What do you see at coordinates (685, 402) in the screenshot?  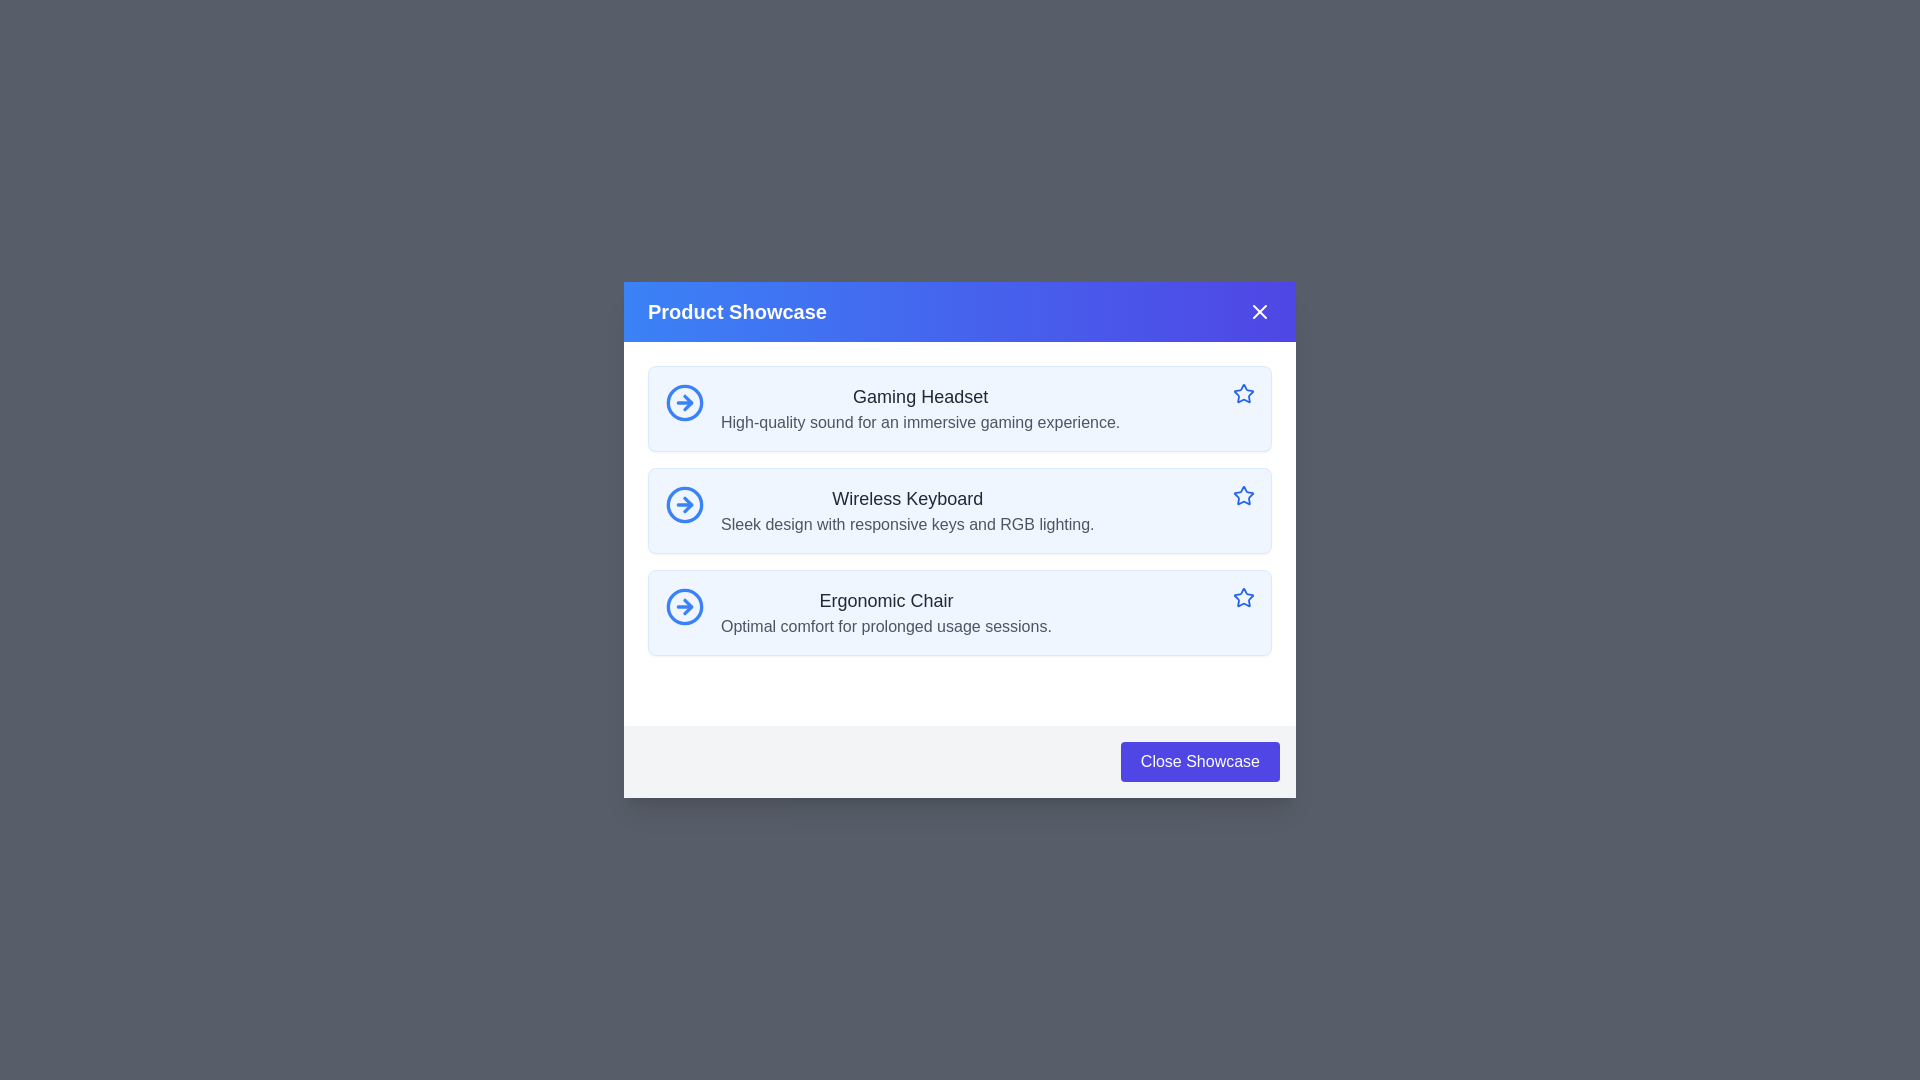 I see `keyboard navigation` at bounding box center [685, 402].